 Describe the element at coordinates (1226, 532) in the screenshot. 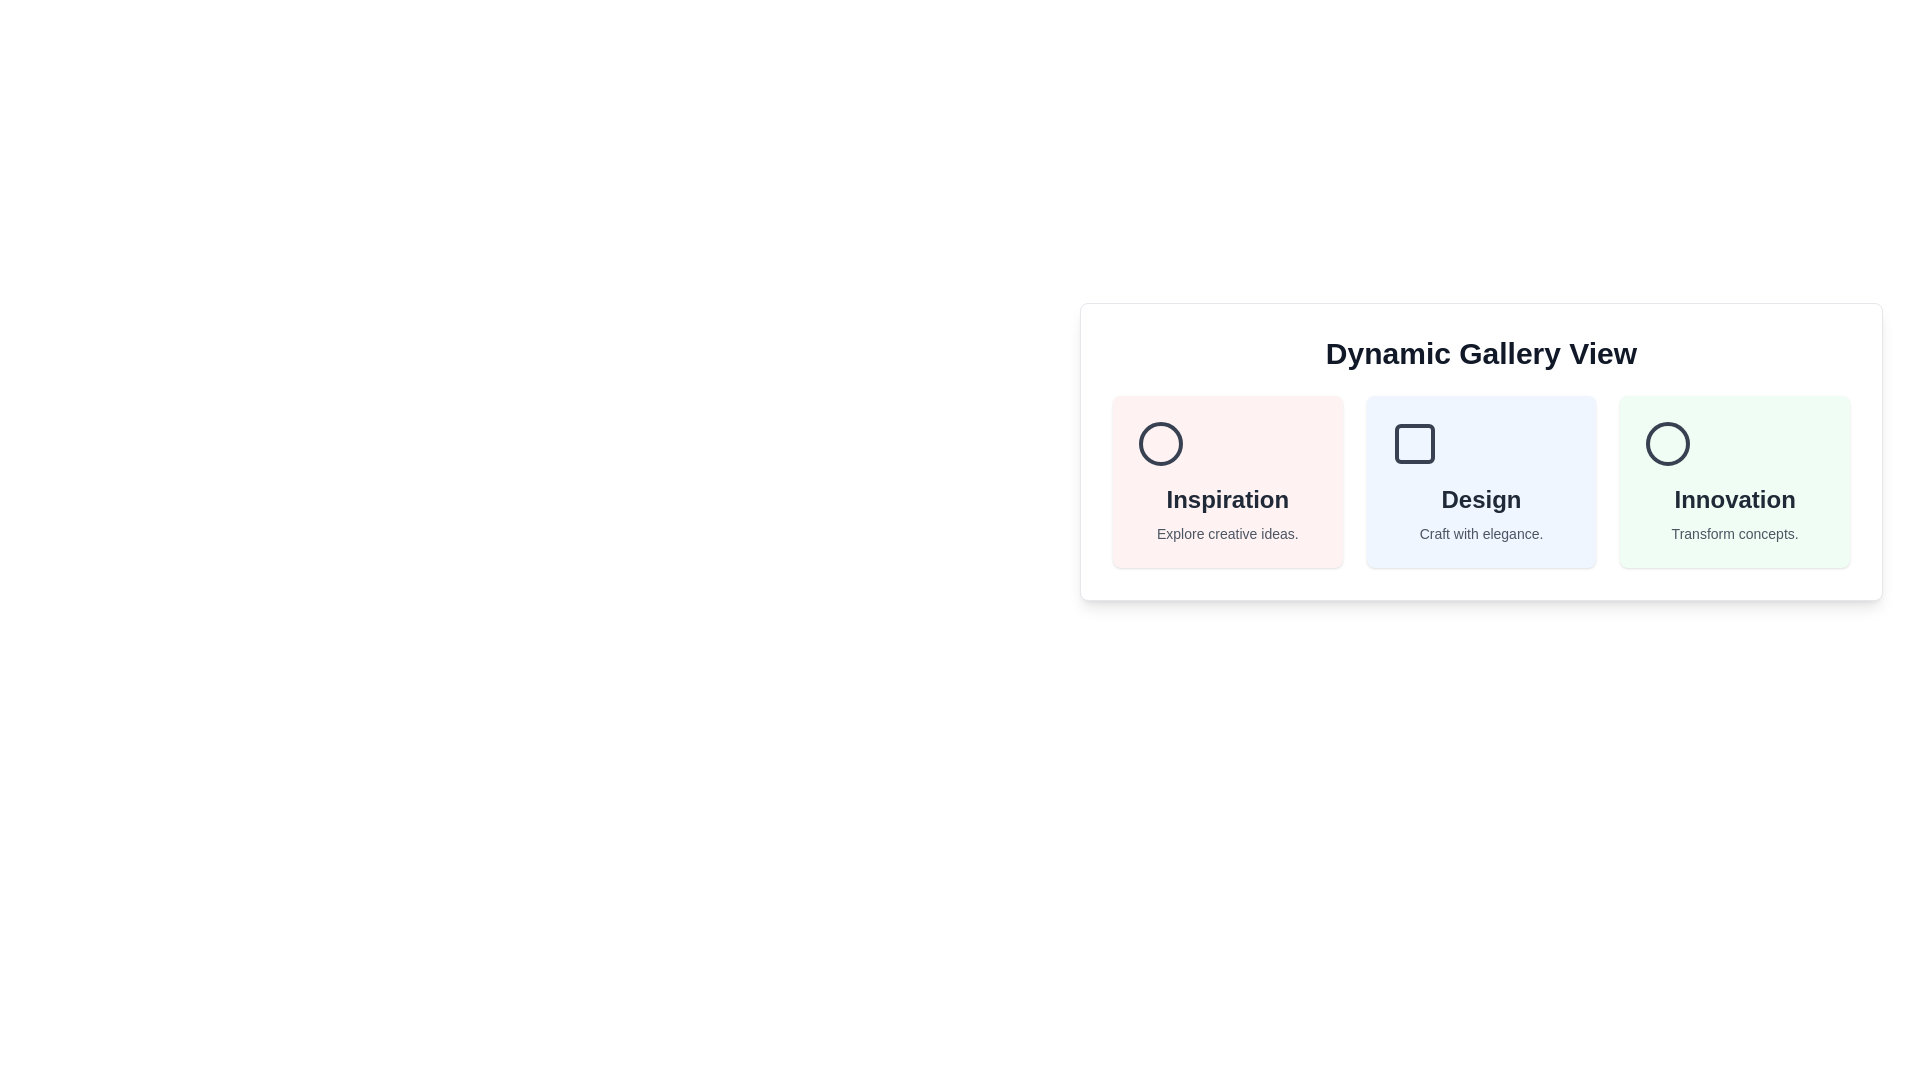

I see `text content of the label that says 'Explore creative ideas.' located below the 'Inspiration' label in the Dynamic Gallery View section` at that location.